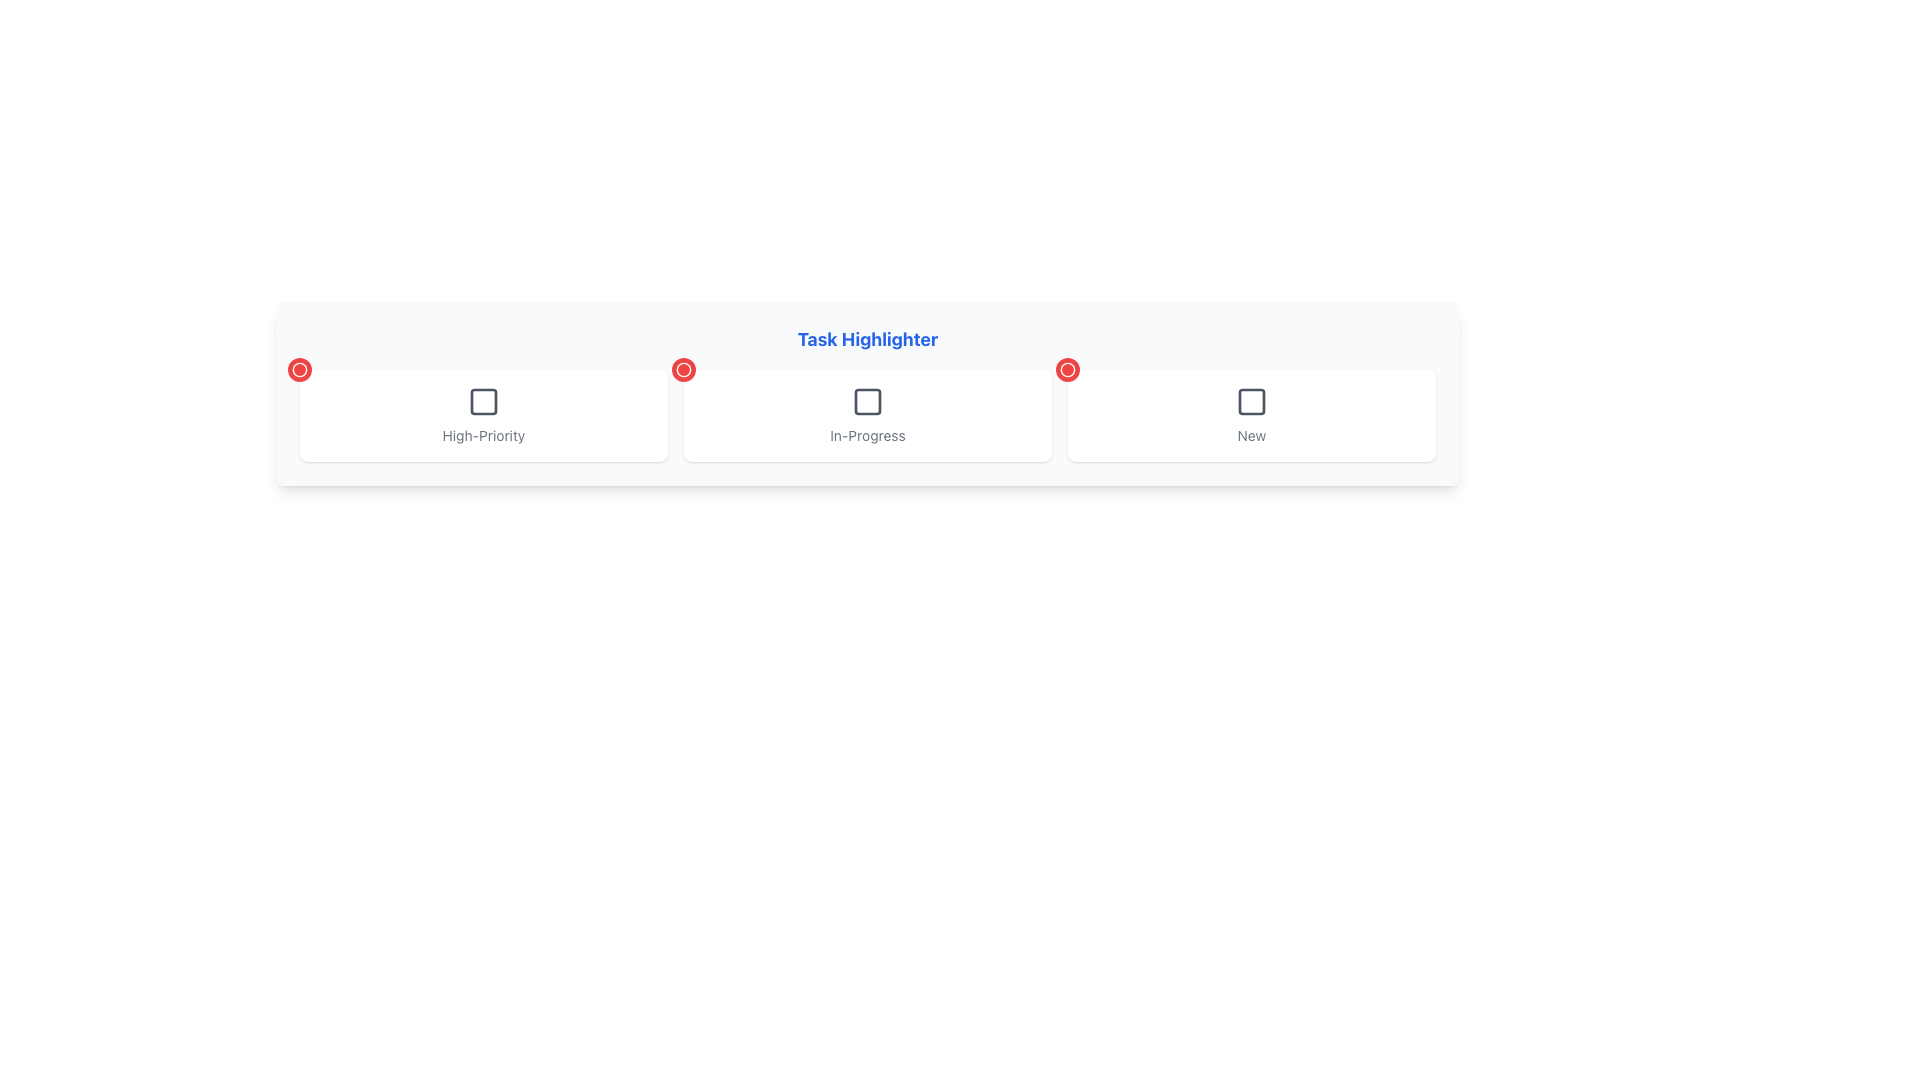 The image size is (1920, 1080). Describe the element at coordinates (868, 415) in the screenshot. I see `the center of the 'In-Progress' Panel, which is located in the middle of a three-column grid layout` at that location.